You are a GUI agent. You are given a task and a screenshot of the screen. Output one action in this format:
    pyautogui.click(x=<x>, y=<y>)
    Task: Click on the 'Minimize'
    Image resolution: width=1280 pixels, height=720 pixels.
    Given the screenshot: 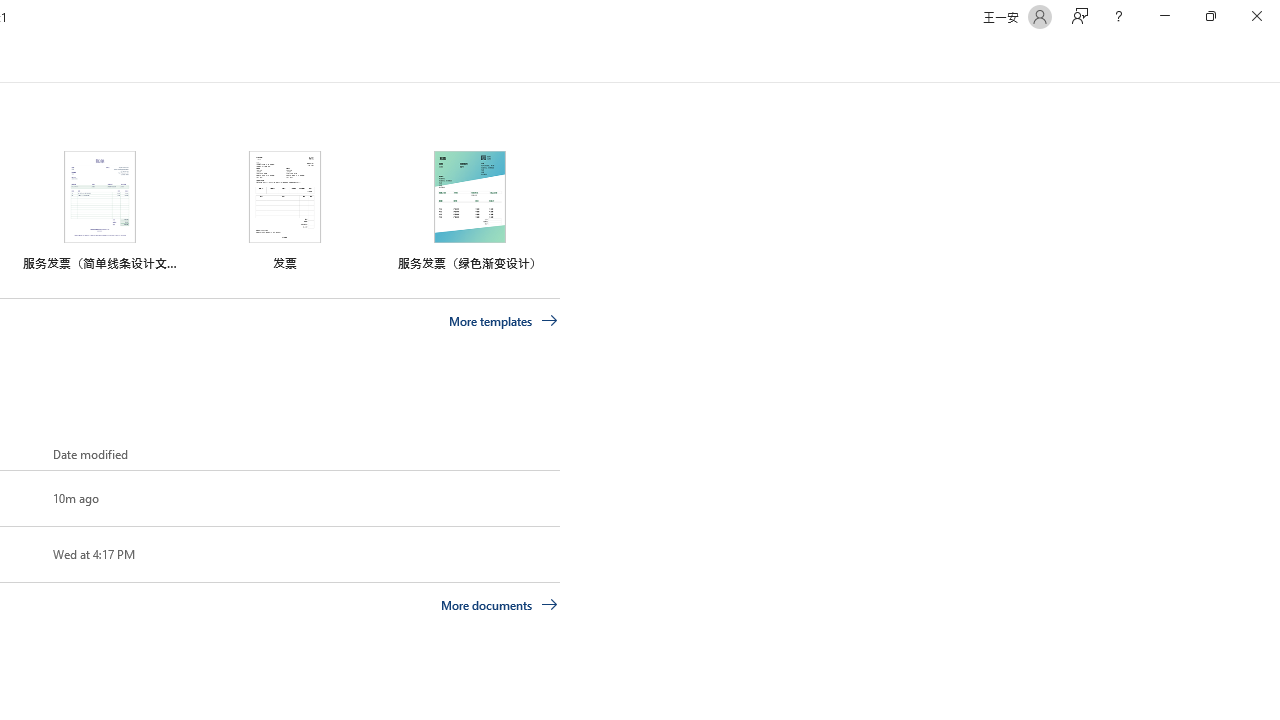 What is the action you would take?
    pyautogui.click(x=1164, y=16)
    